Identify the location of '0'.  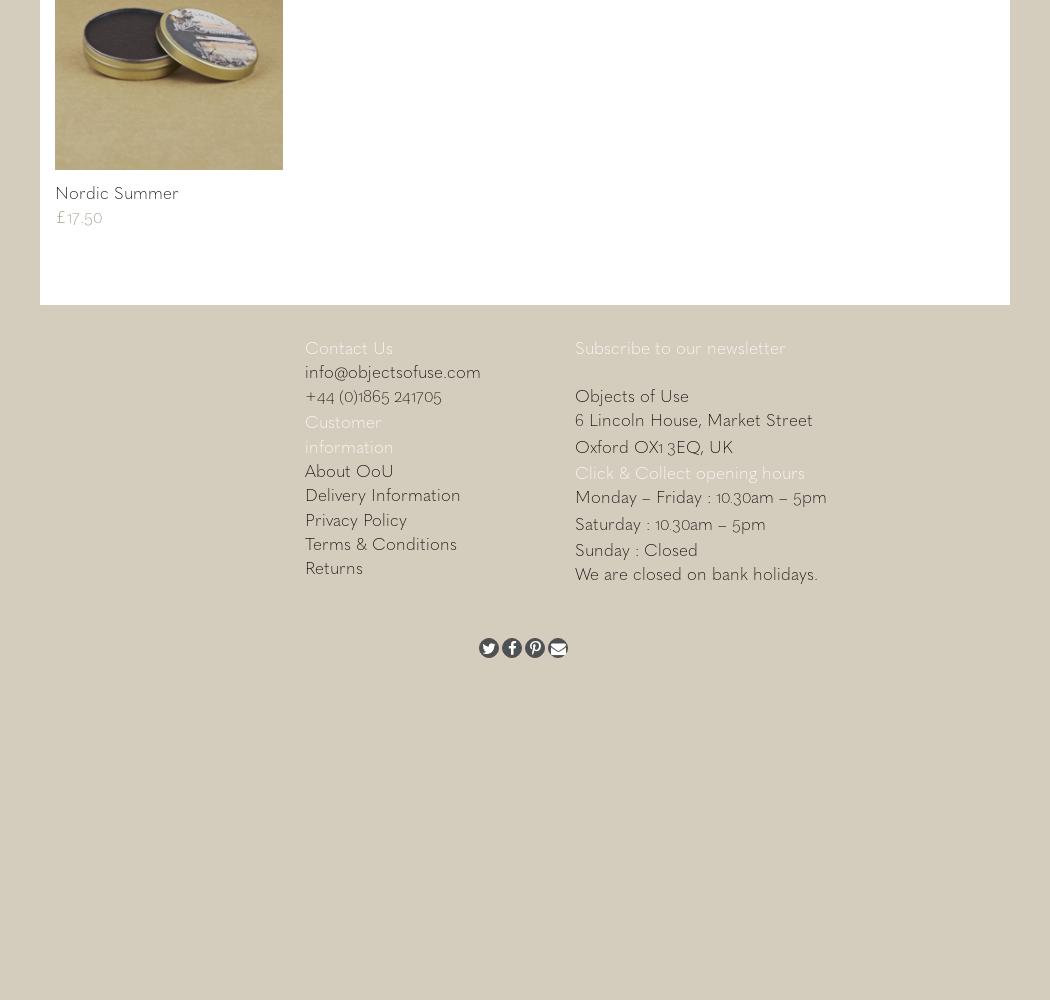
(97, 215).